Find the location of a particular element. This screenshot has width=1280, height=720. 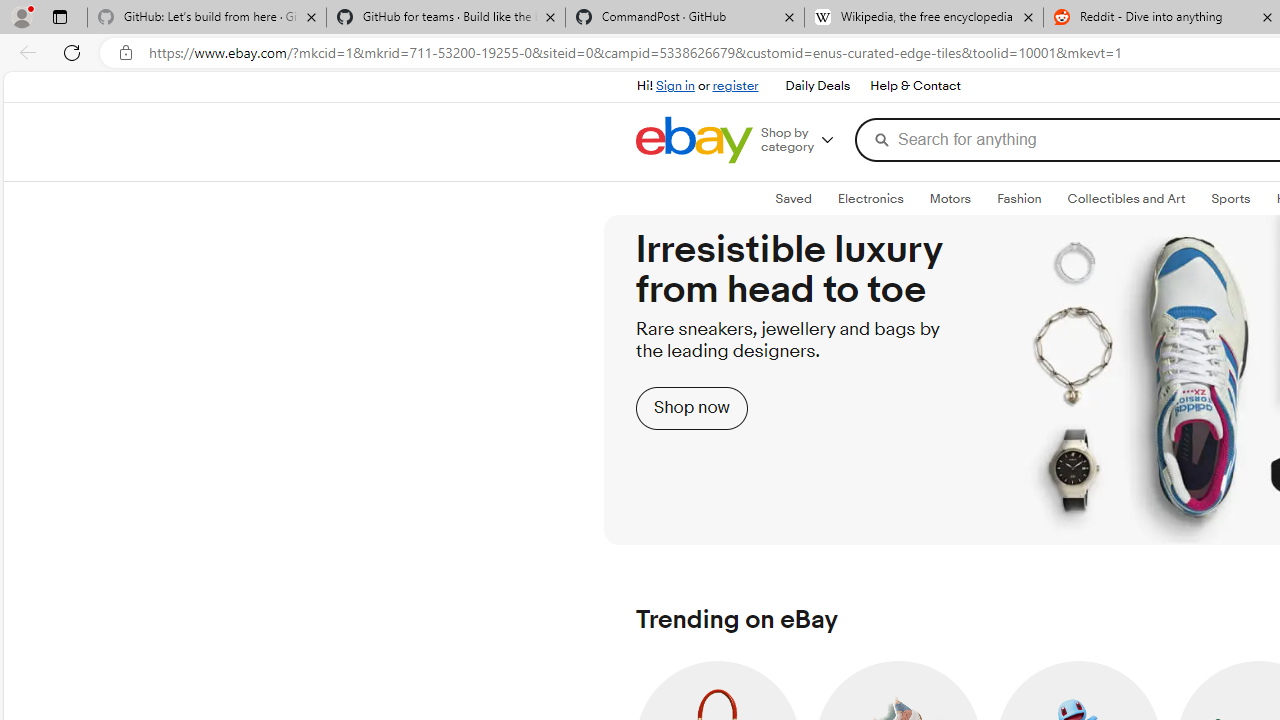

'Help & Contact' is located at coordinates (914, 86).